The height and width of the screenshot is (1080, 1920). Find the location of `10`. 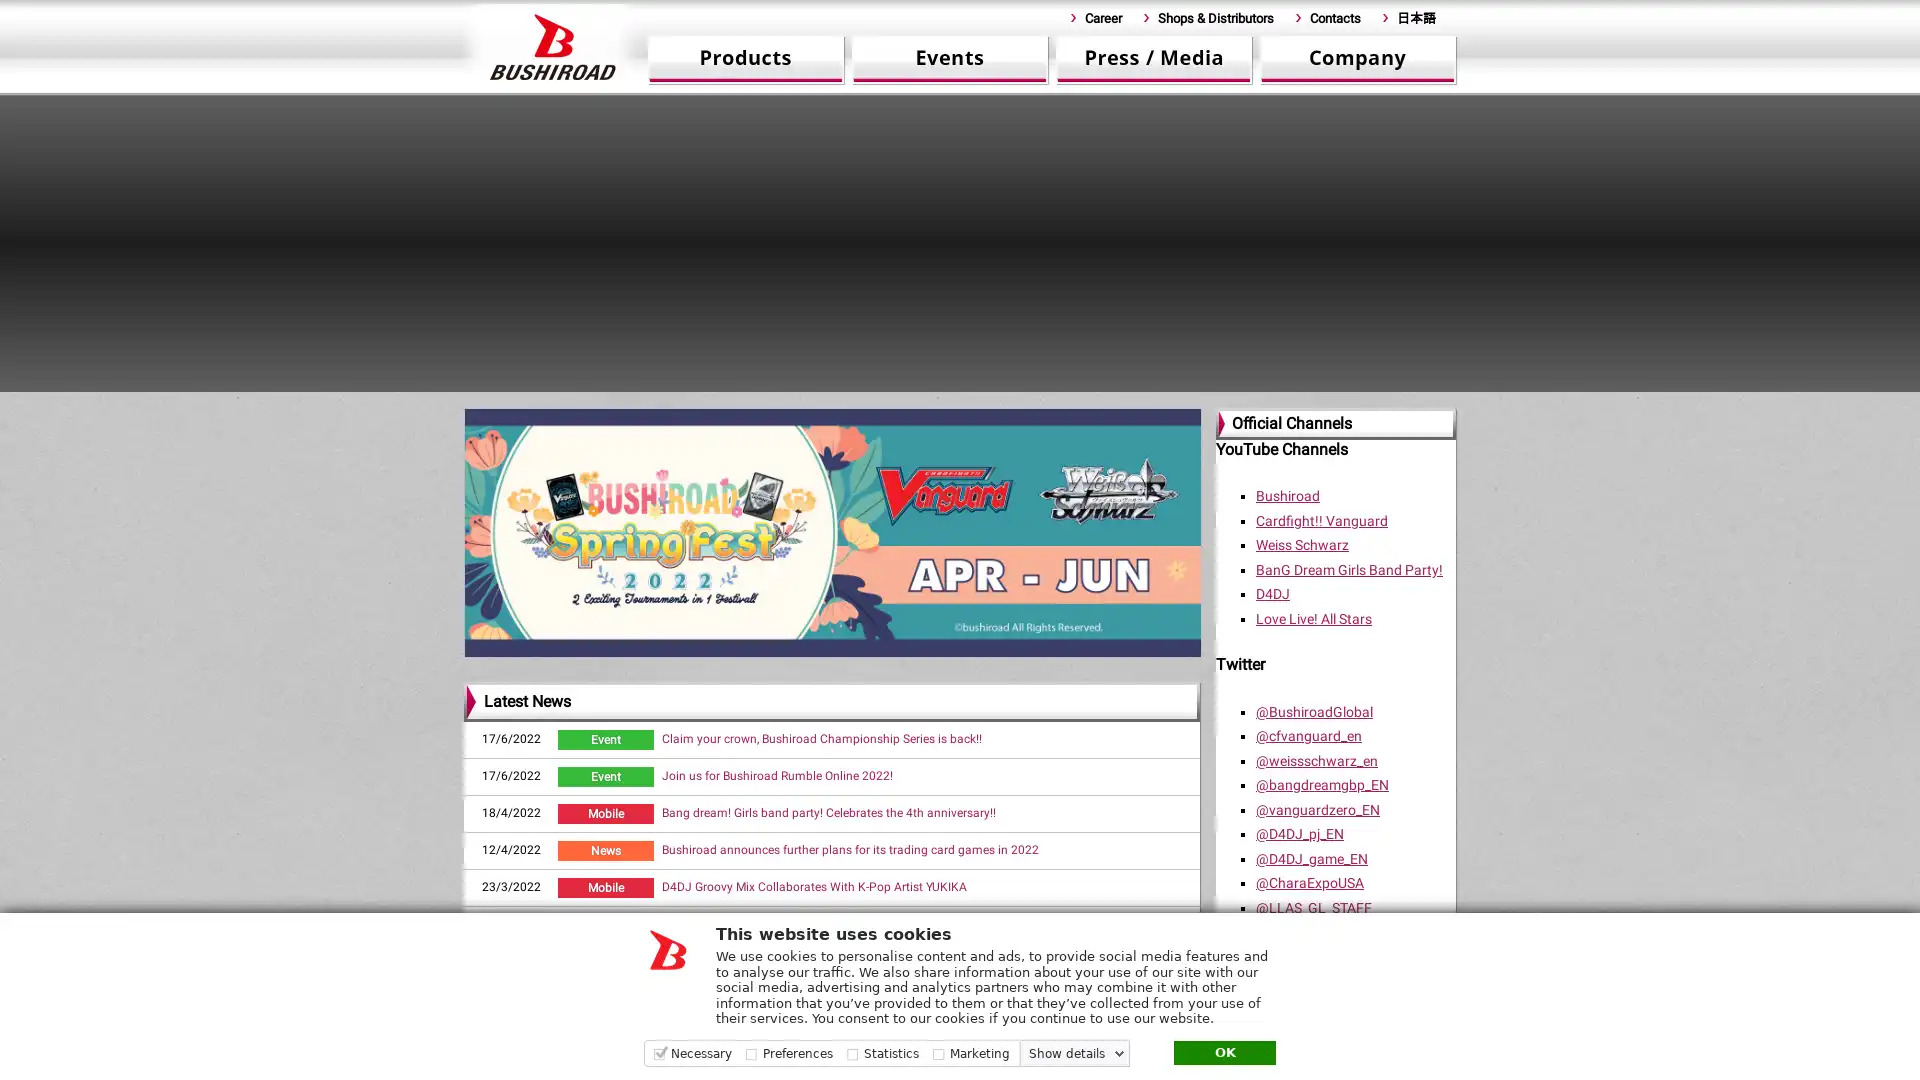

10 is located at coordinates (1004, 384).